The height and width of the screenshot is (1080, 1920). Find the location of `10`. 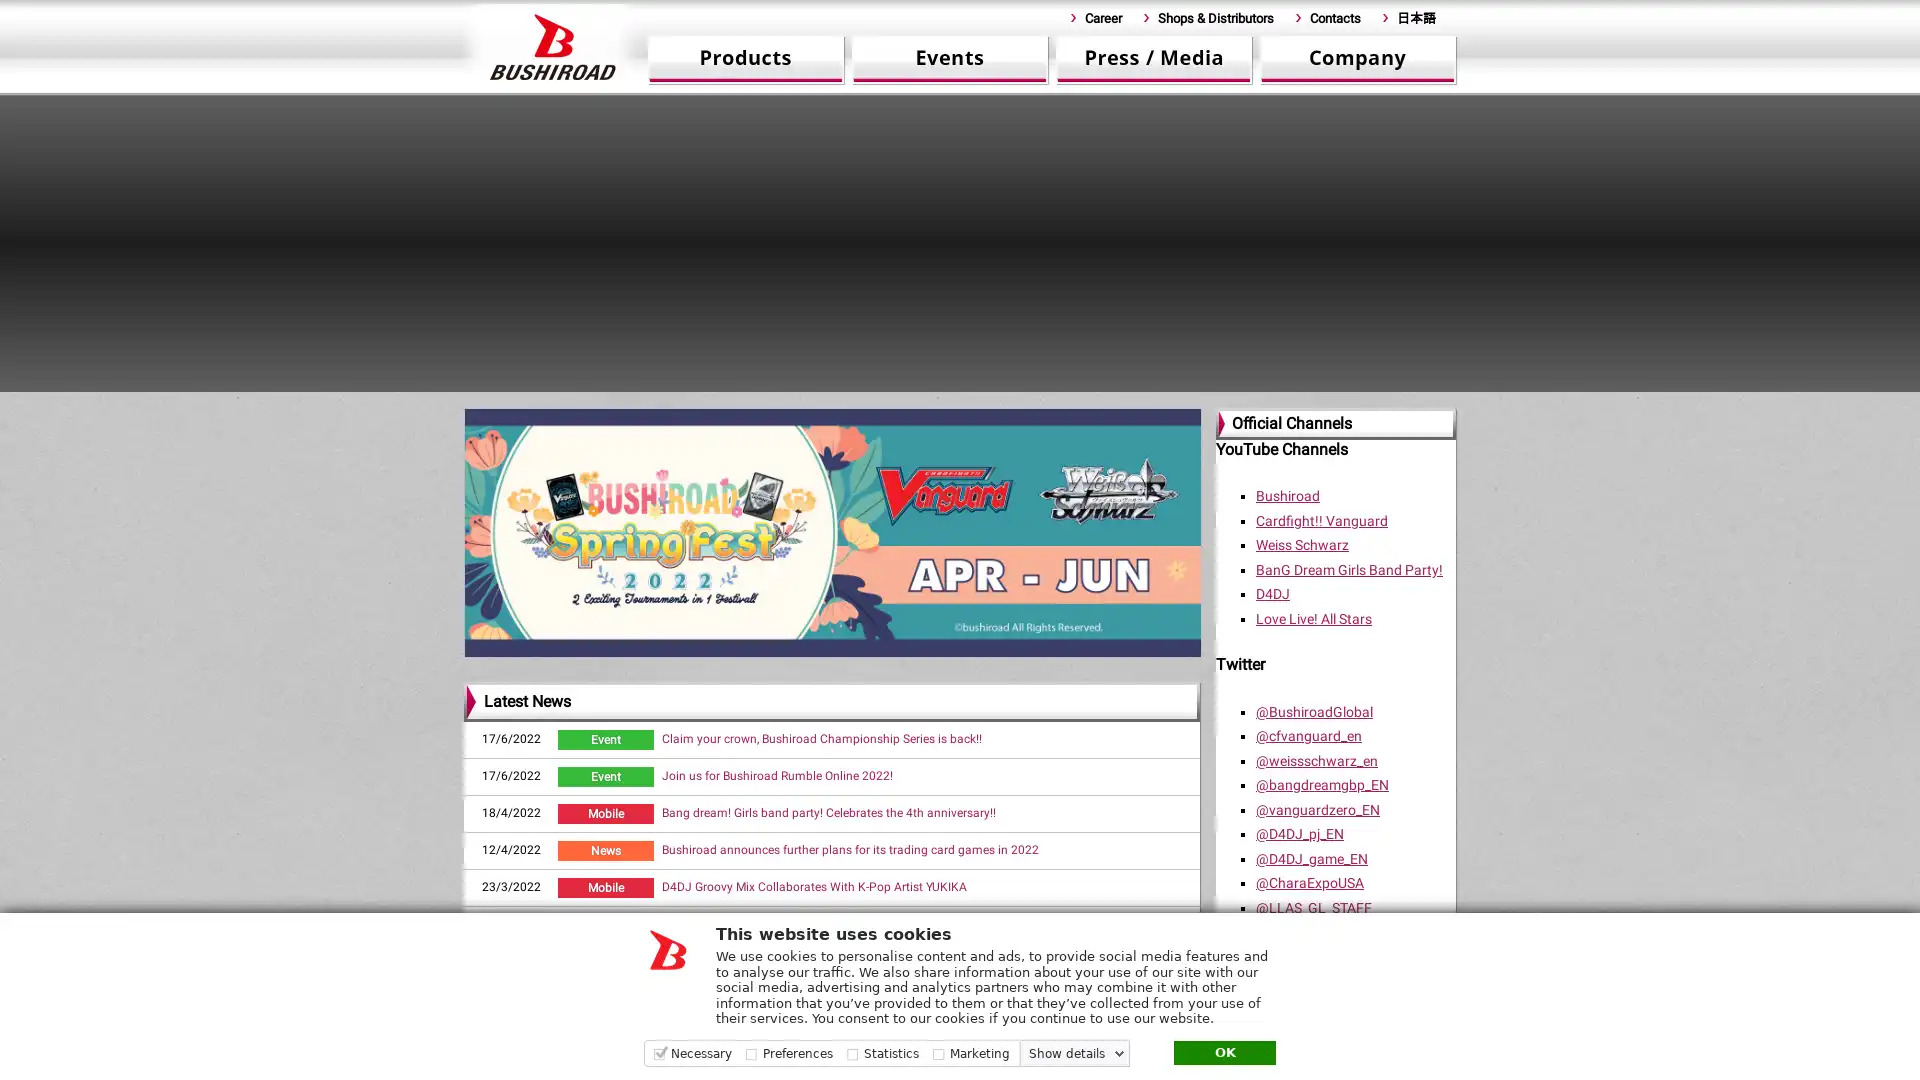

10 is located at coordinates (1004, 384).